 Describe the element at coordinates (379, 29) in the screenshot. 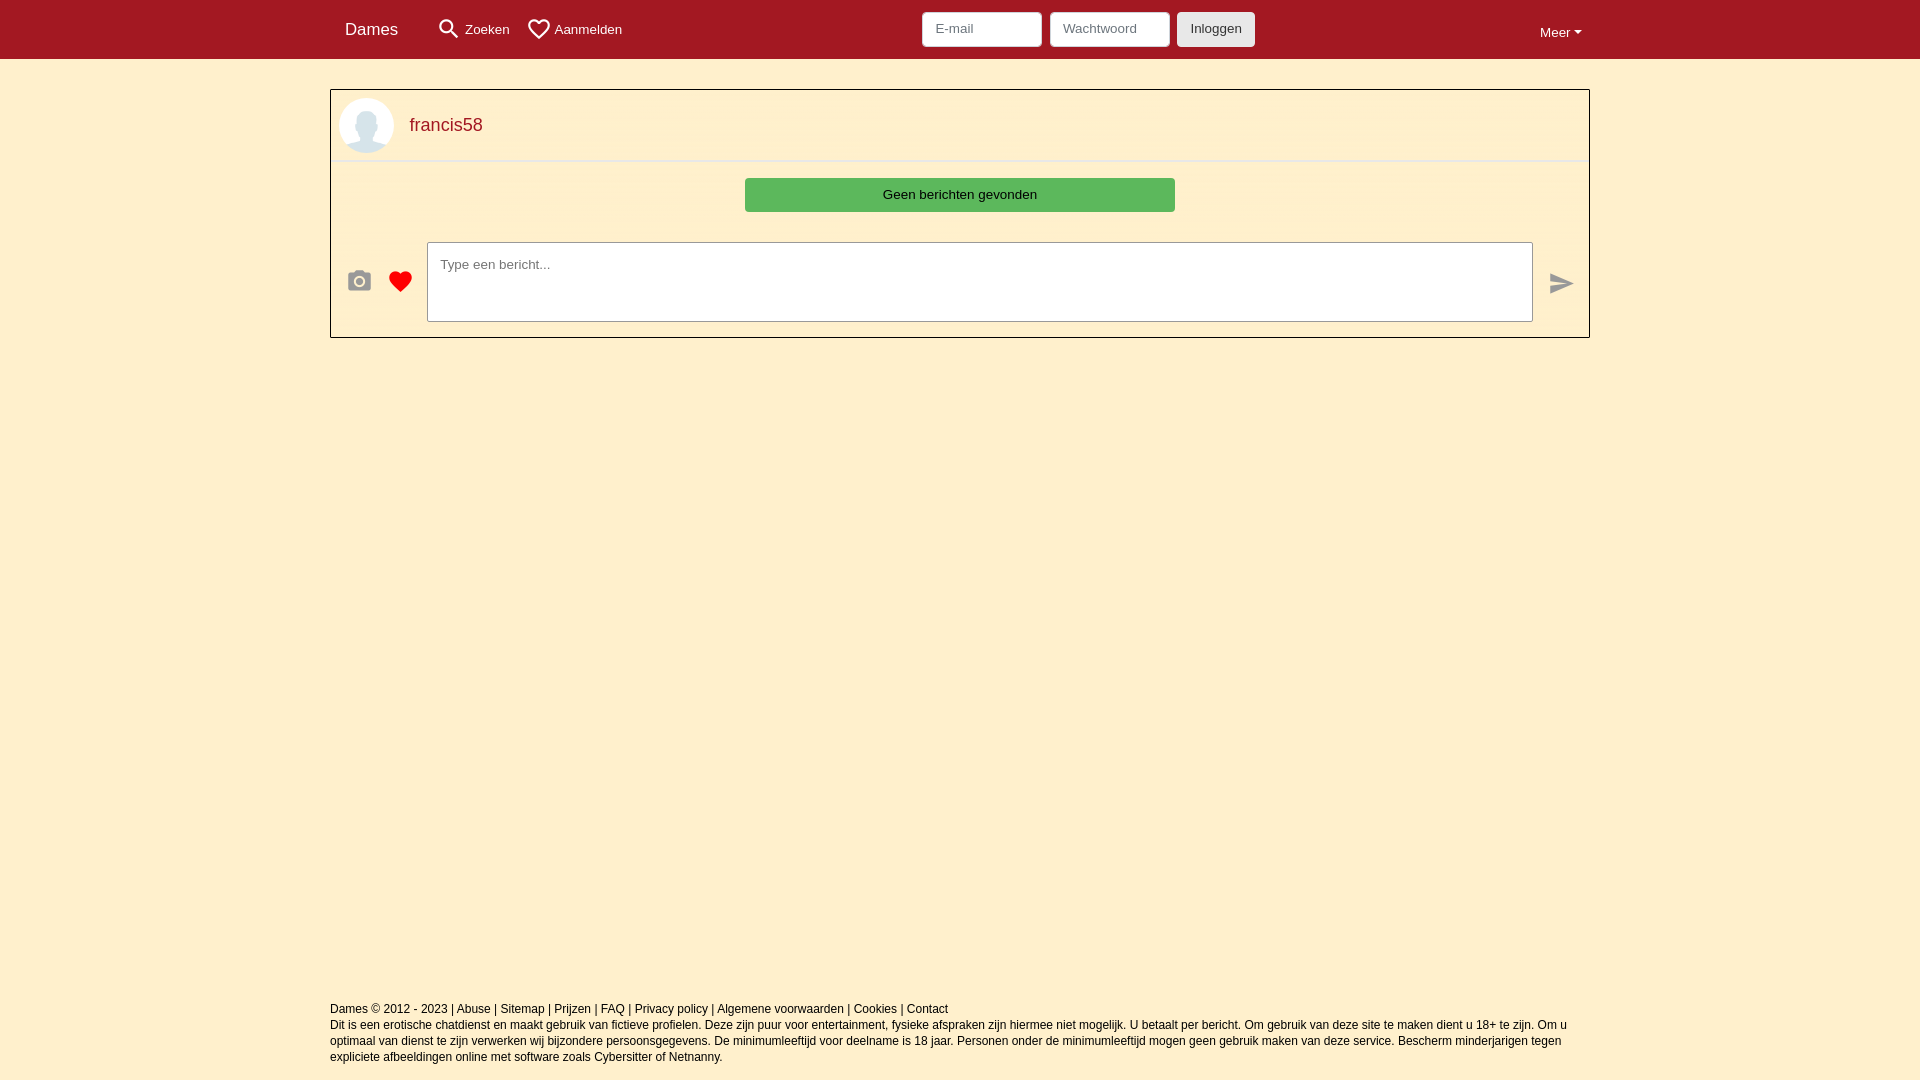

I see `'Dames'` at that location.